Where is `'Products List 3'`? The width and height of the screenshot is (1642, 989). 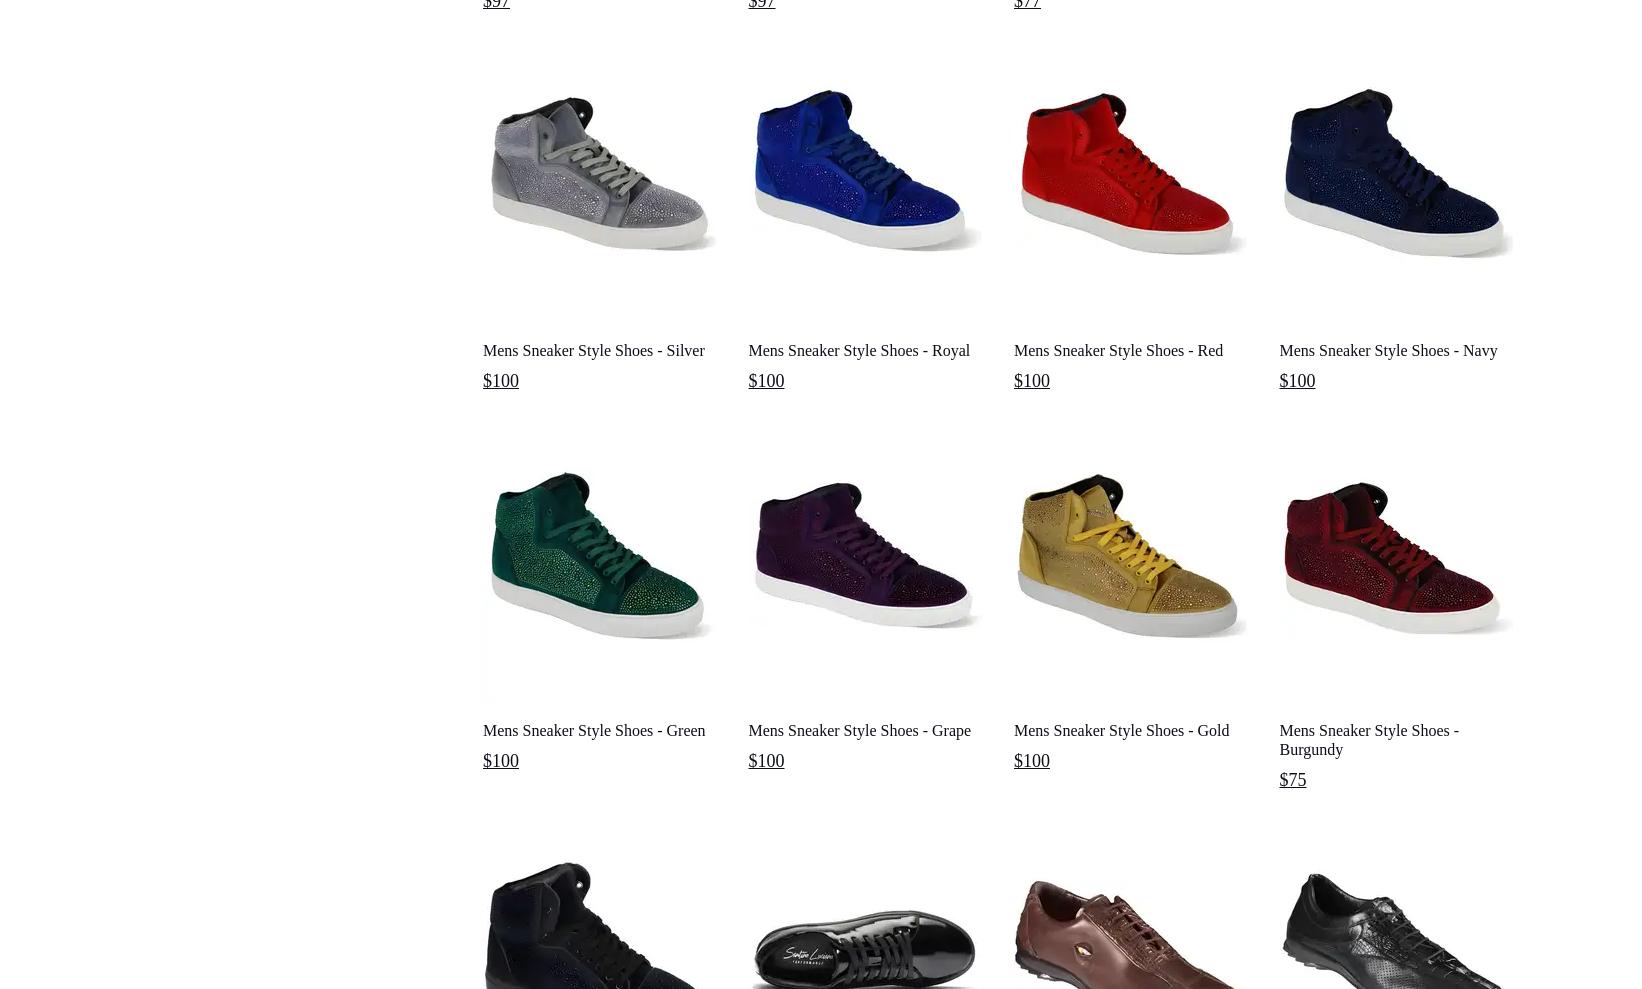
'Products List 3' is located at coordinates (111, 51).